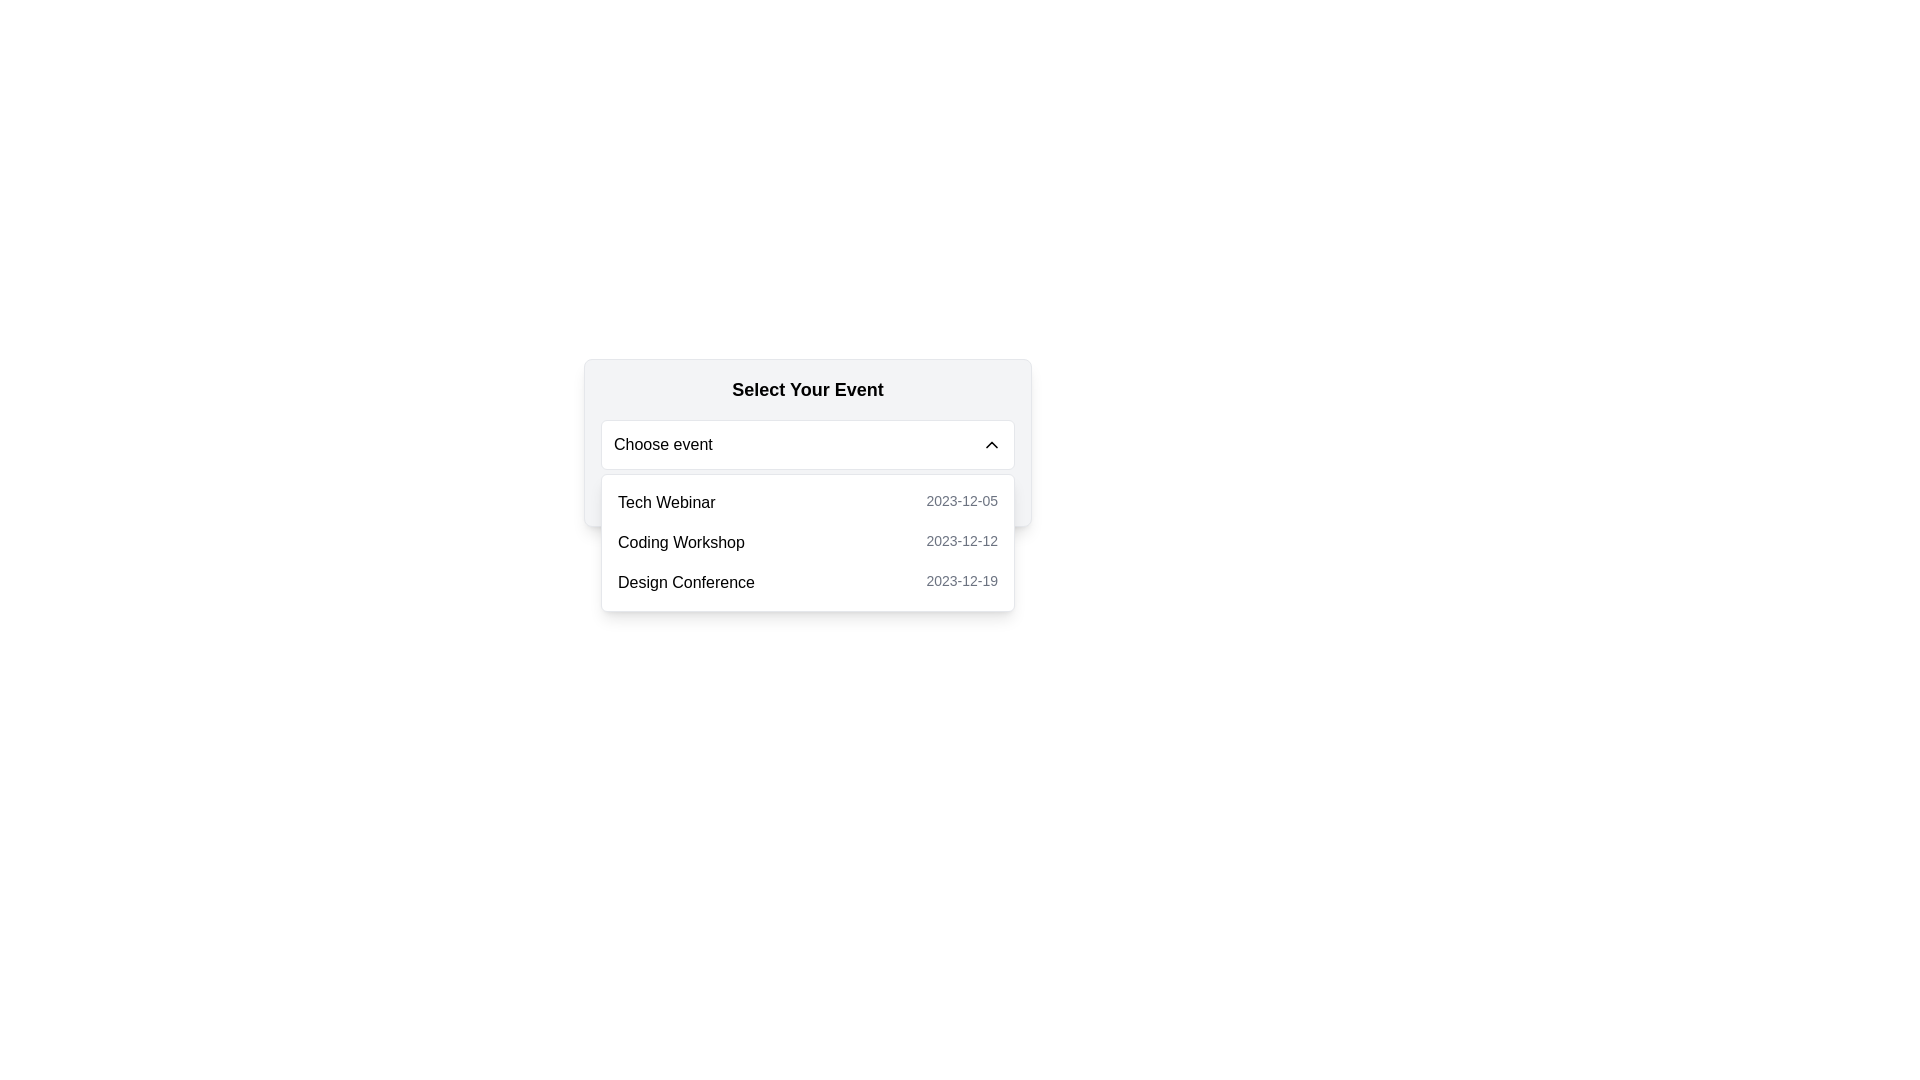 The image size is (1920, 1080). Describe the element at coordinates (686, 582) in the screenshot. I see `static text label displaying 'Design Conference' which is the leftmost option in the dropdown menu` at that location.